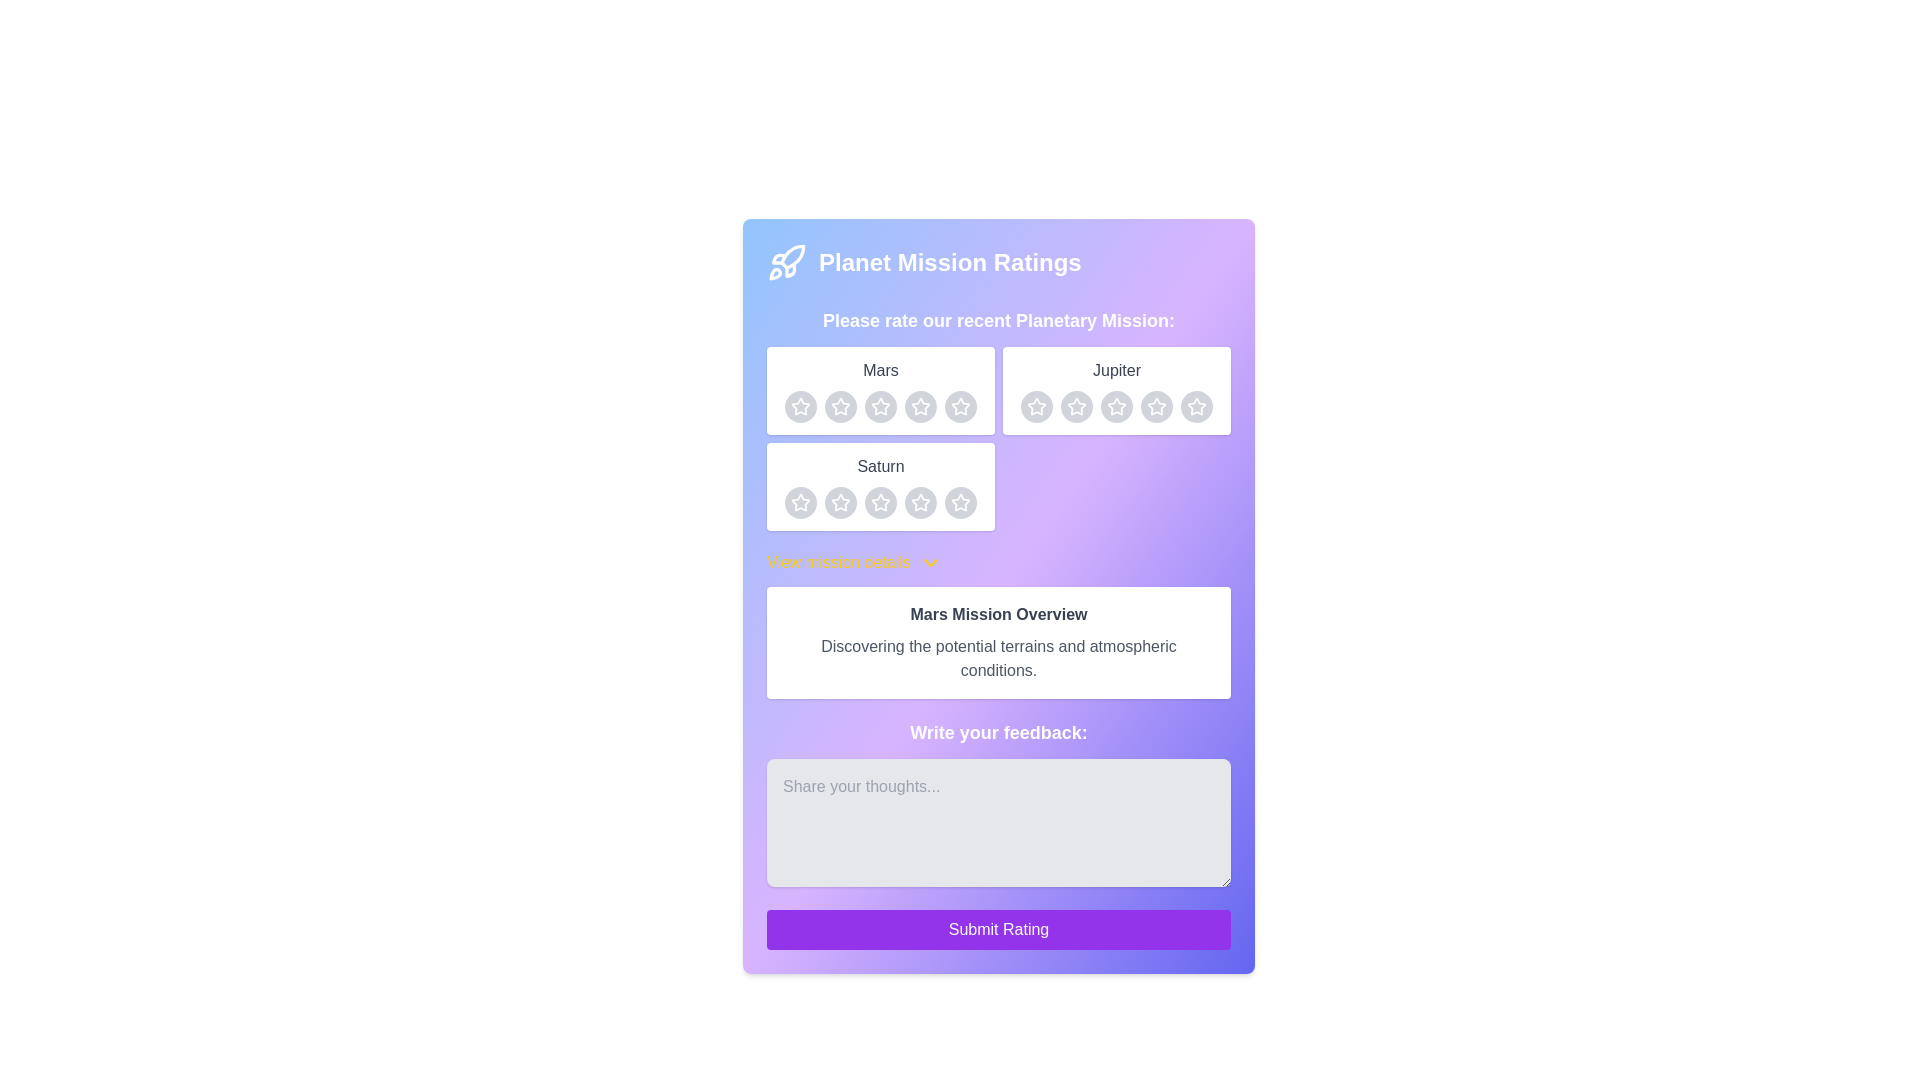  What do you see at coordinates (998, 319) in the screenshot?
I see `the instruction text located beneath the heading 'Planet Mission Ratings' and above the rating options 'Mars', 'Jupiter', and 'Saturn'` at bounding box center [998, 319].